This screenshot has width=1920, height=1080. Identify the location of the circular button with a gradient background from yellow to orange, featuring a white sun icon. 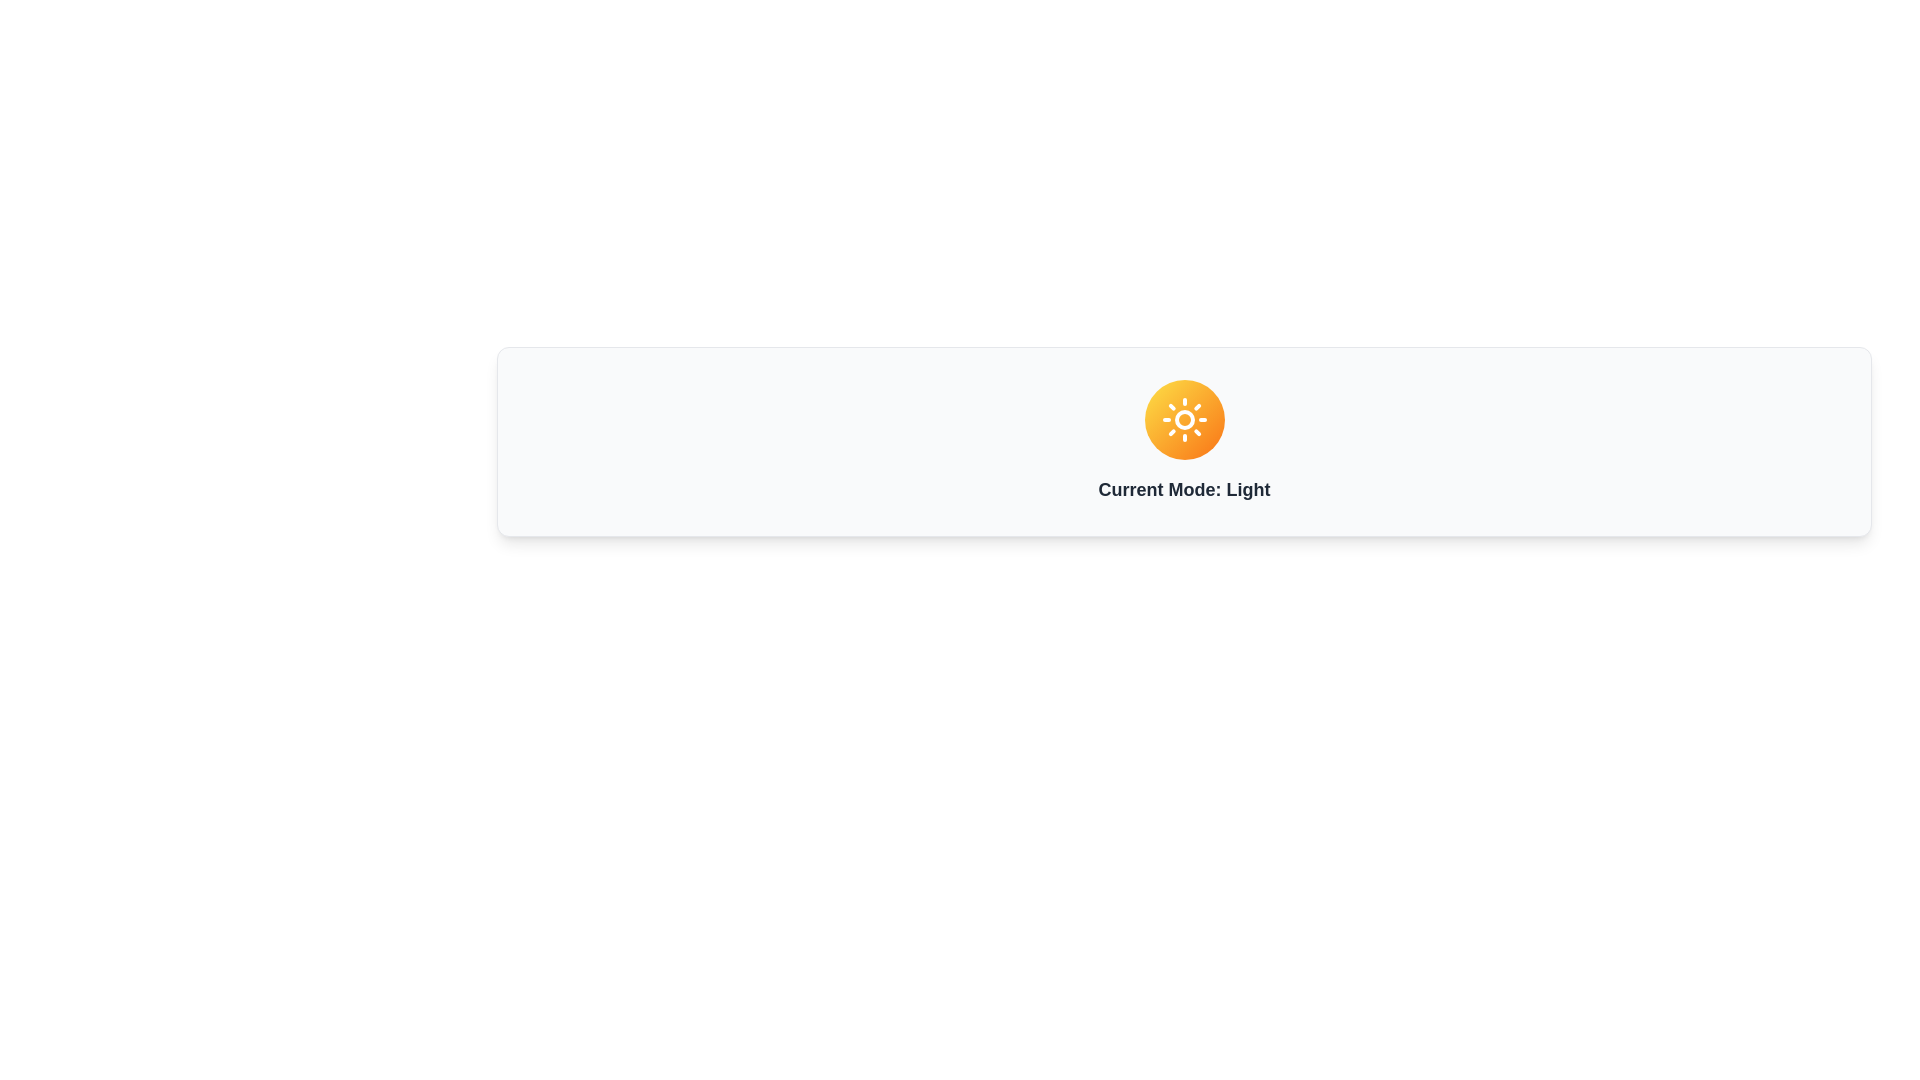
(1184, 419).